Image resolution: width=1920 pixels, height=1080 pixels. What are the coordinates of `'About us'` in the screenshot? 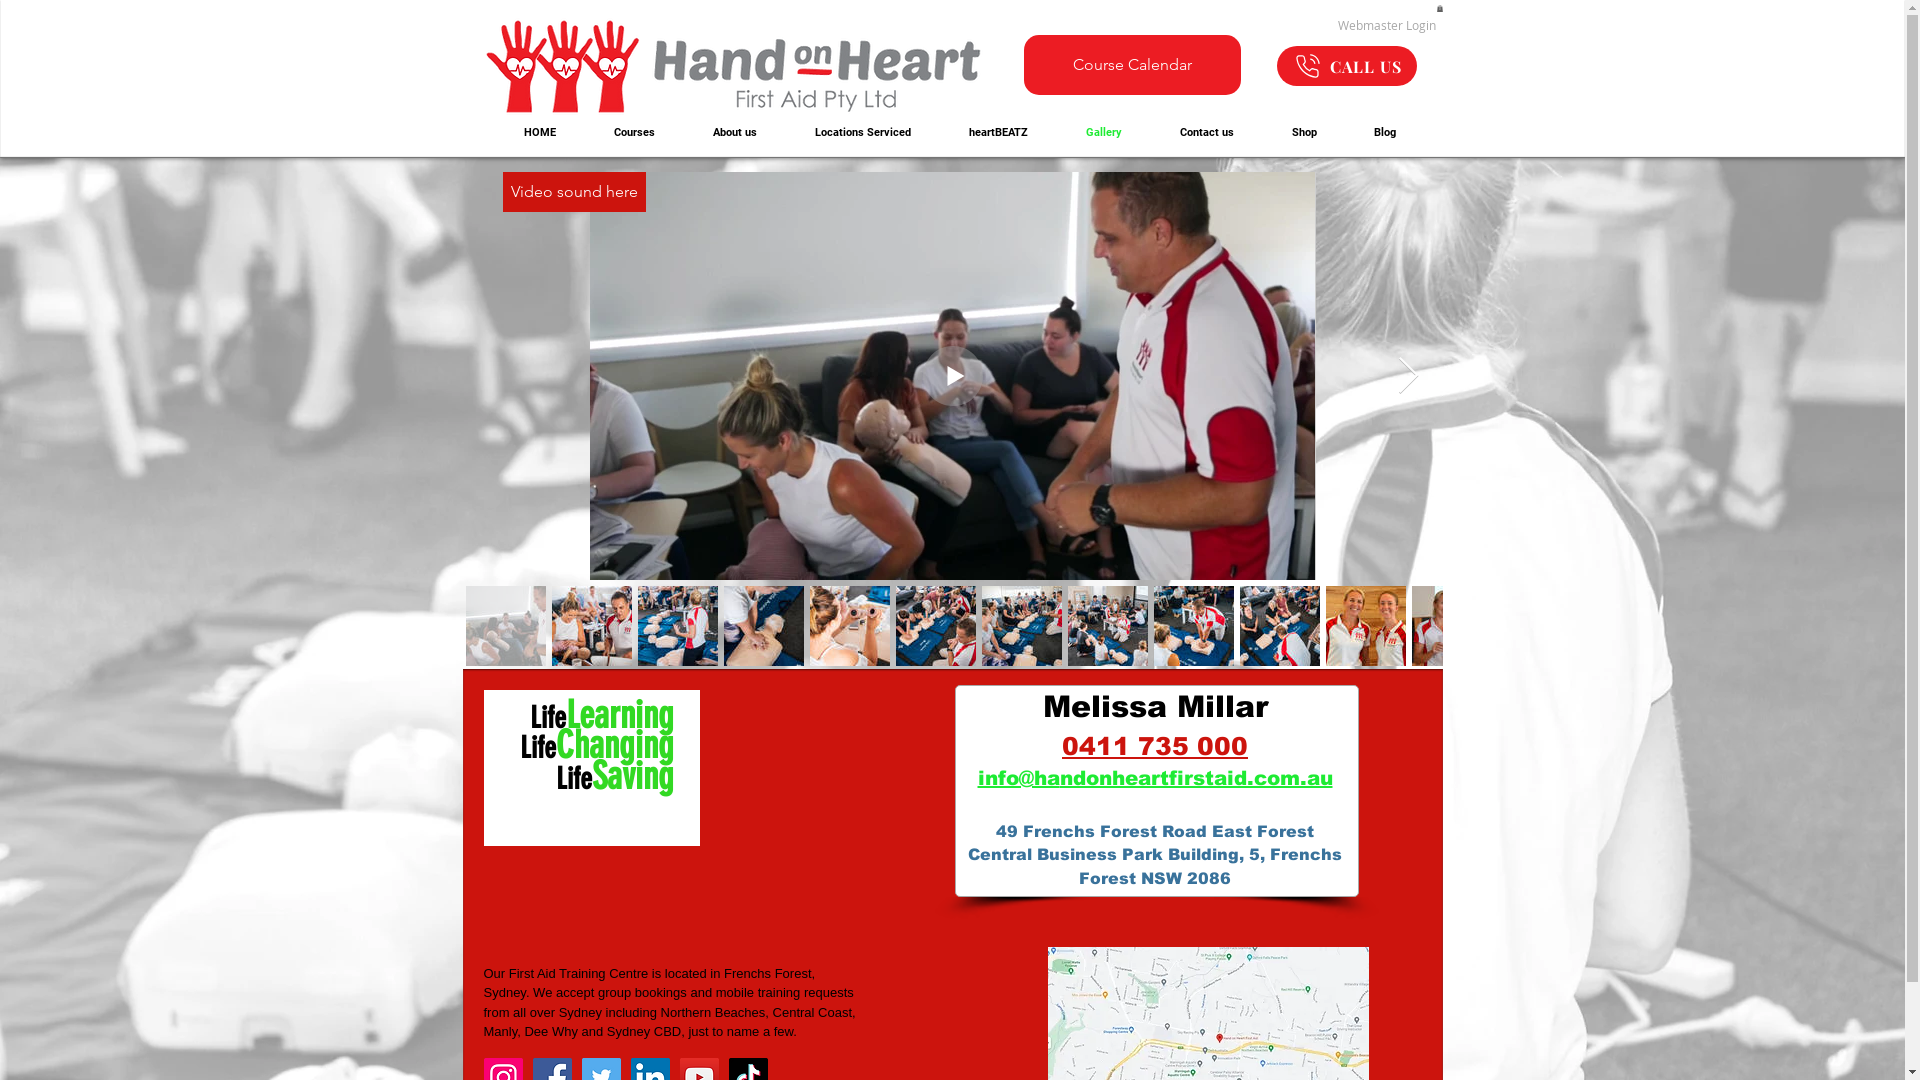 It's located at (733, 132).